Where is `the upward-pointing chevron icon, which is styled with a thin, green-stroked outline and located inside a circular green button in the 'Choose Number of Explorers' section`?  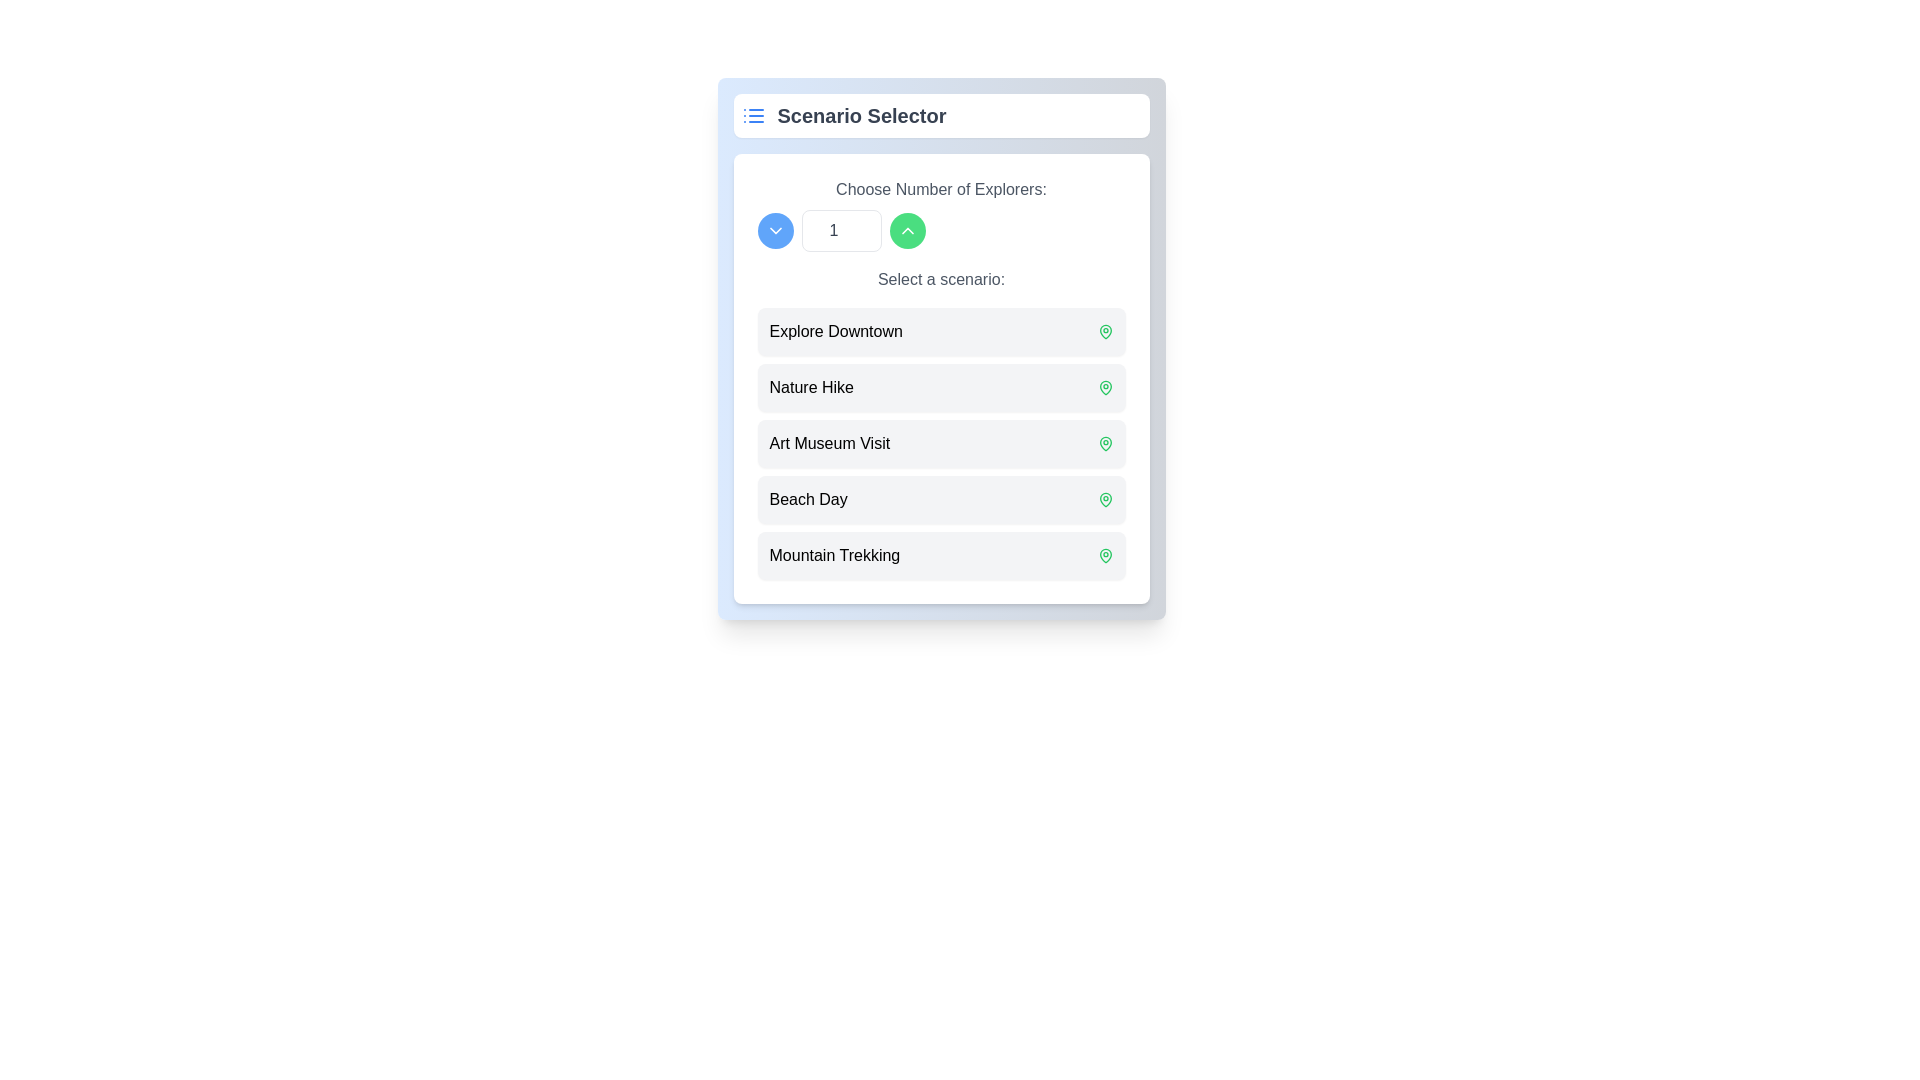 the upward-pointing chevron icon, which is styled with a thin, green-stroked outline and located inside a circular green button in the 'Choose Number of Explorers' section is located at coordinates (906, 230).